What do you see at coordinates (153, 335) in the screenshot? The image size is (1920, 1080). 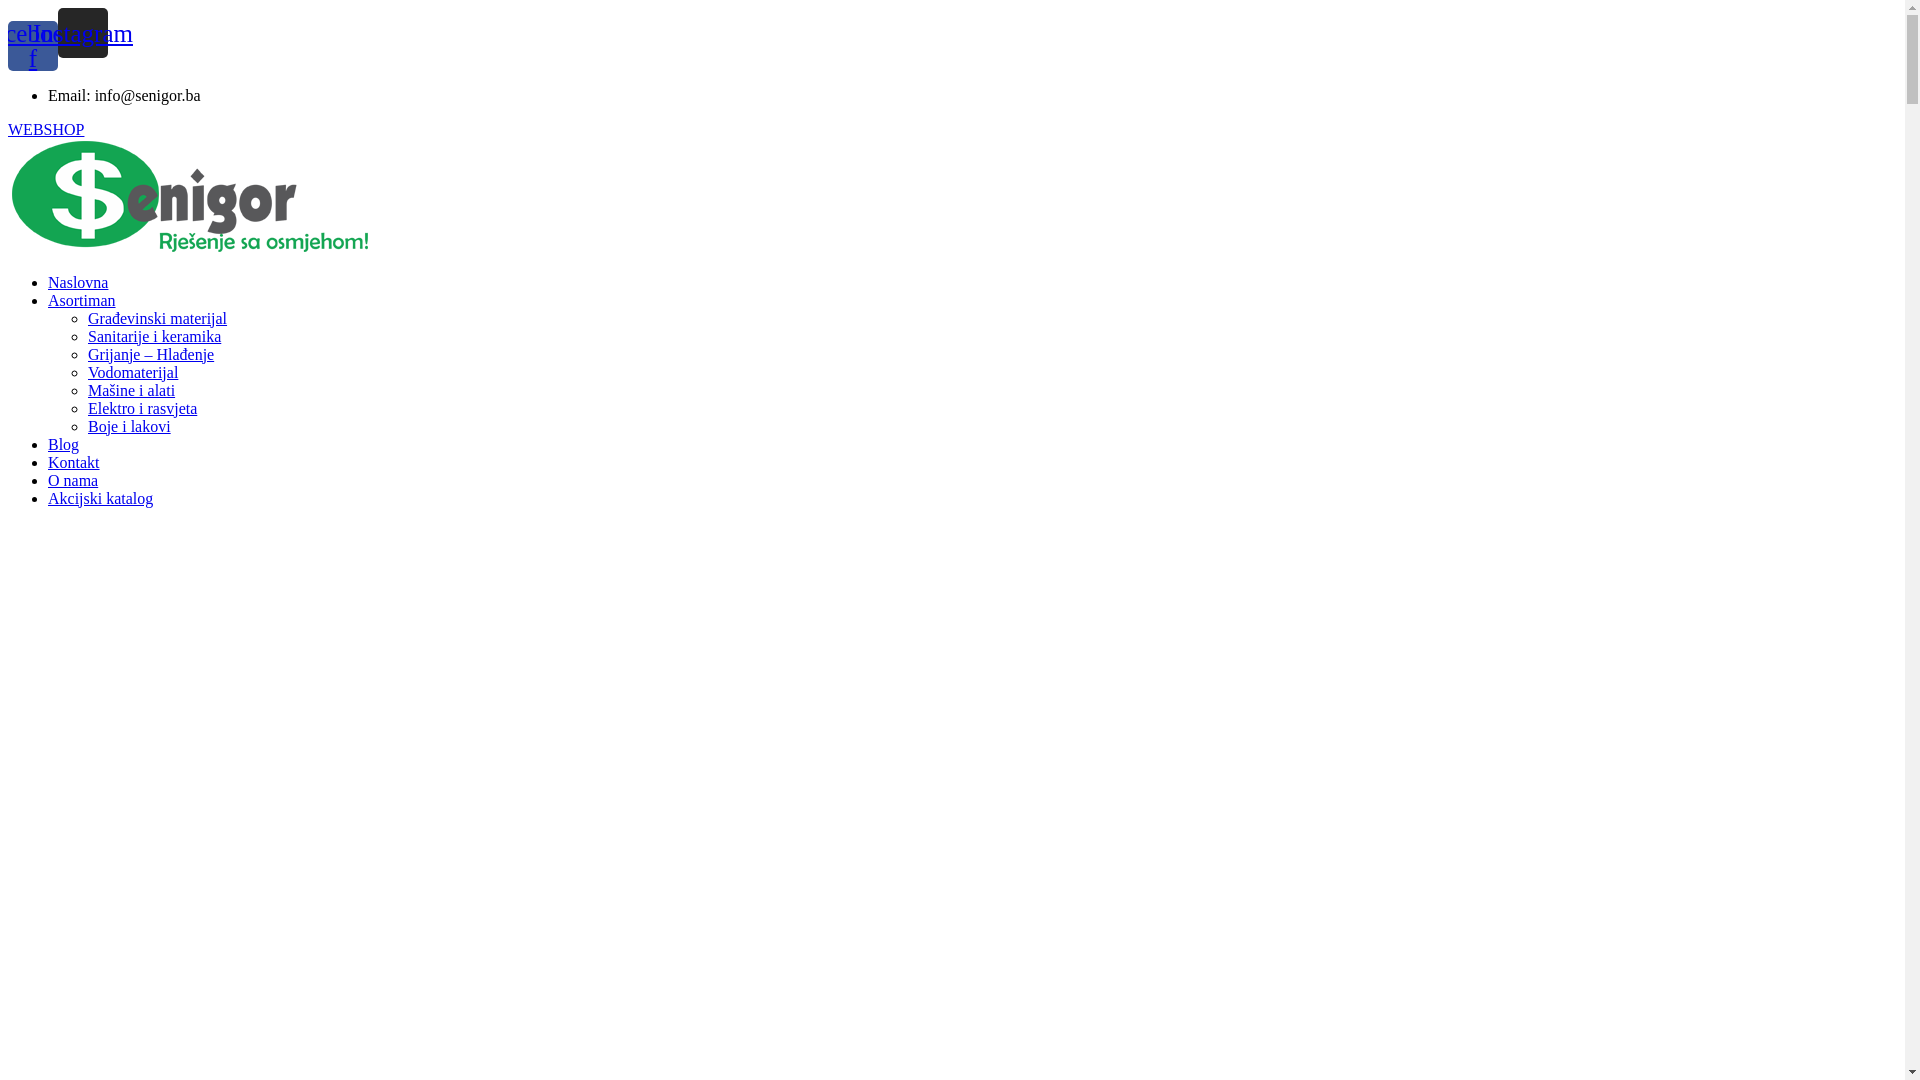 I see `'Sanitarije i keramika'` at bounding box center [153, 335].